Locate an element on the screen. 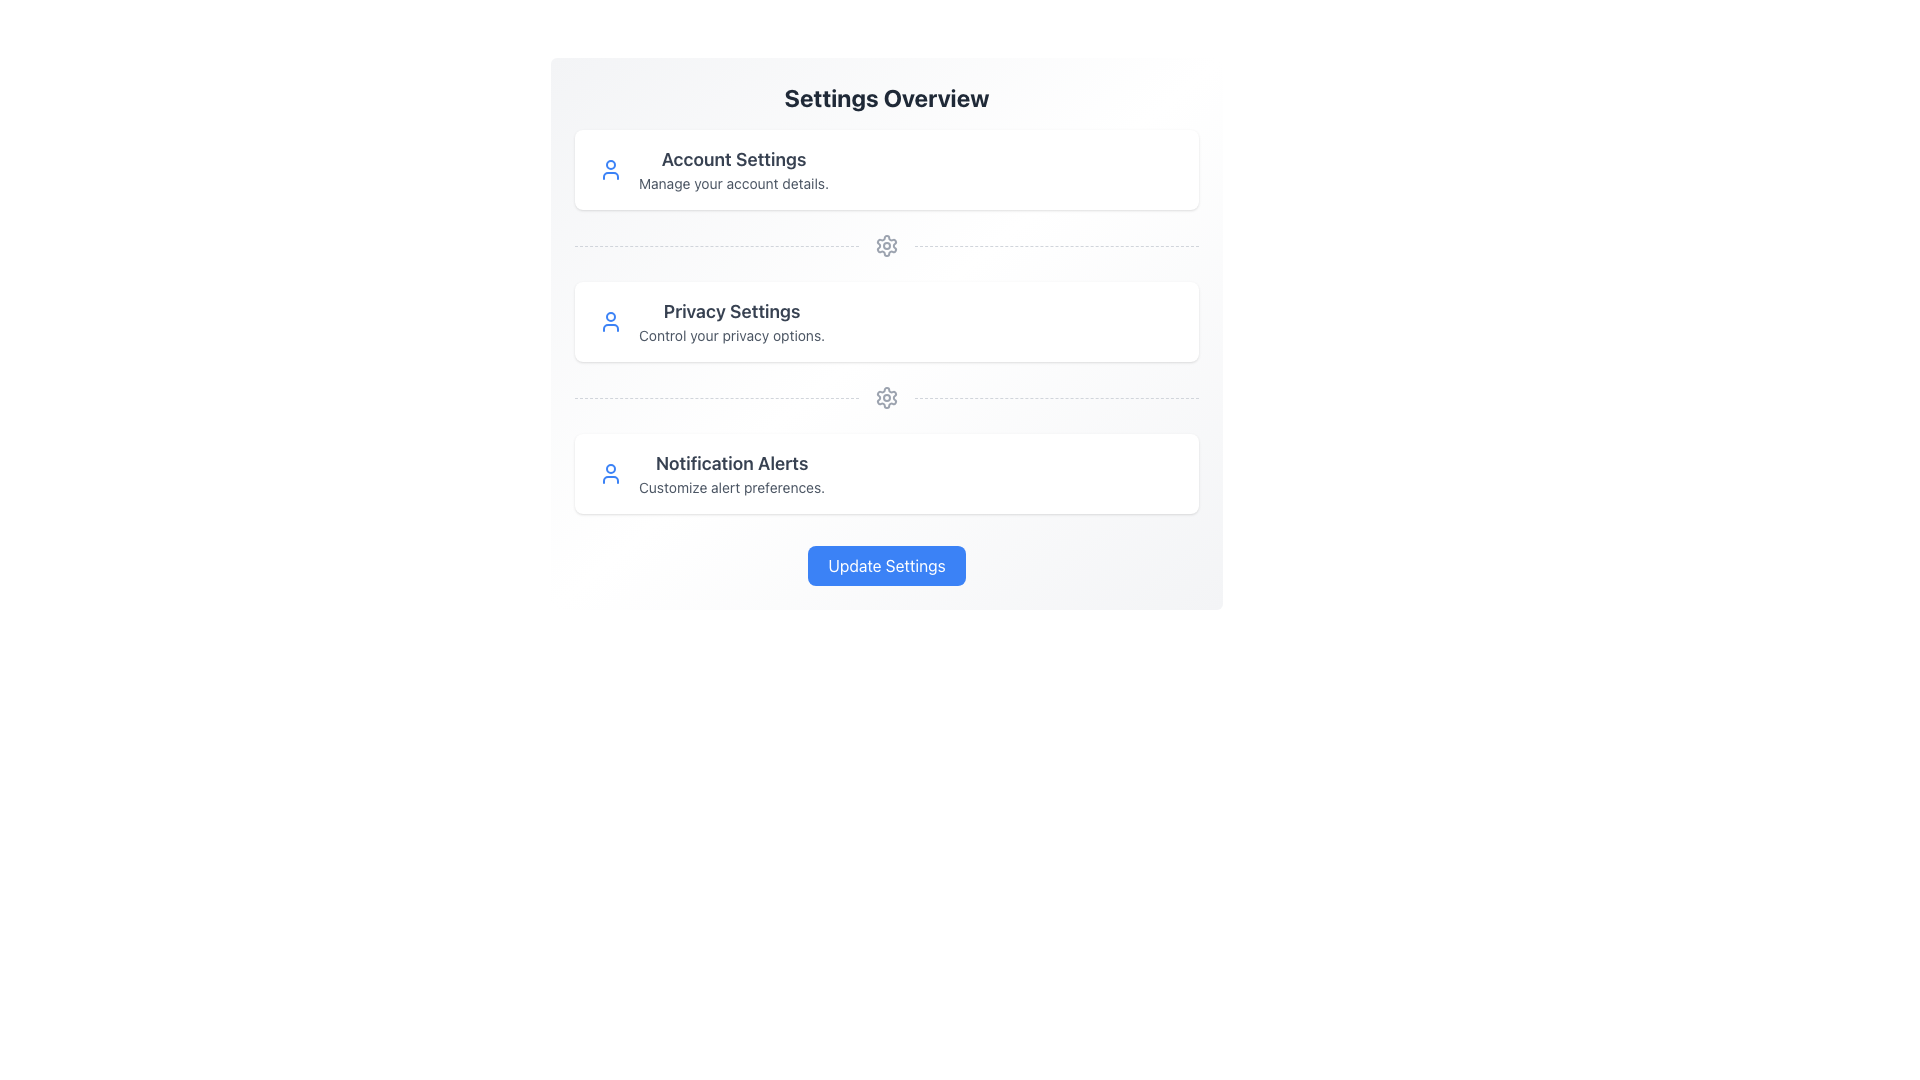 The height and width of the screenshot is (1080, 1920). the user silhouette icon styled in blue, located to the left of 'Account Settings' and above 'Manage your account details.' is located at coordinates (609, 168).